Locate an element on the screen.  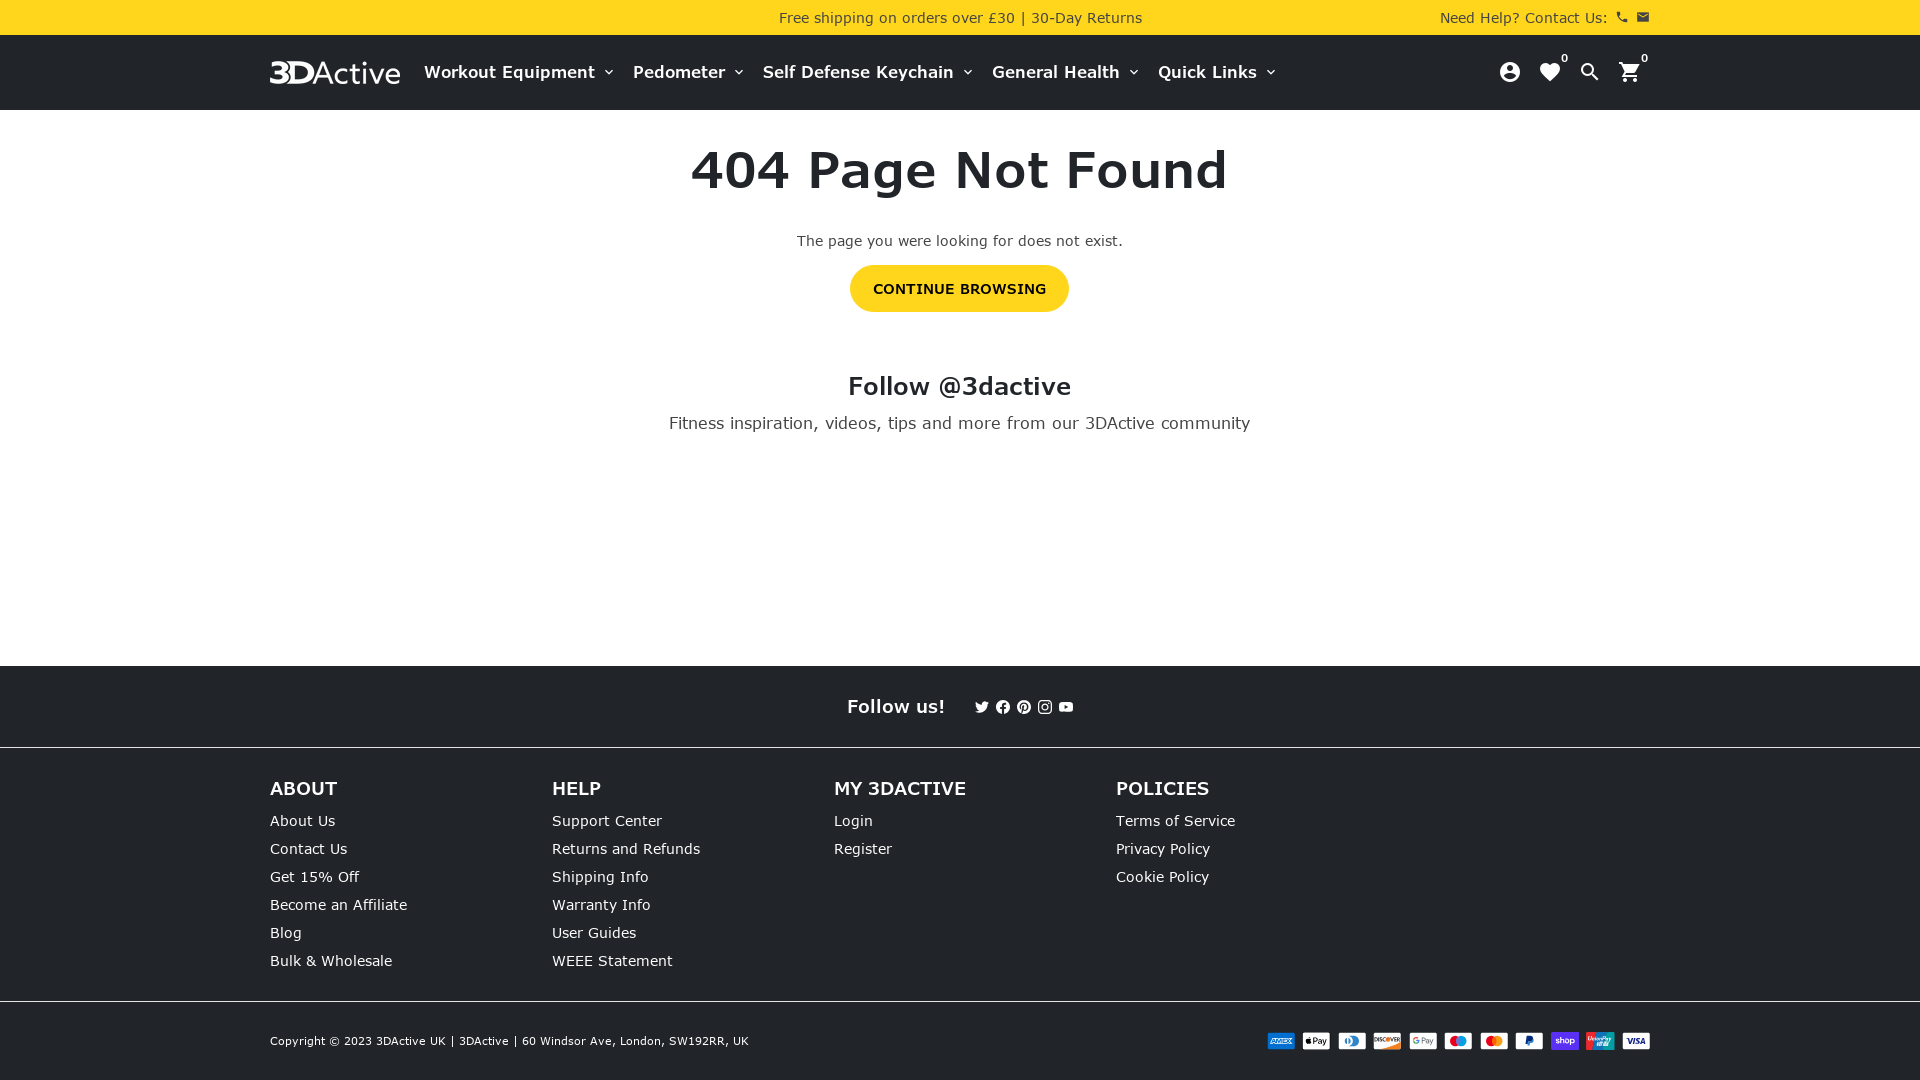
'3DActive UK on Instagram' is located at coordinates (1037, 705).